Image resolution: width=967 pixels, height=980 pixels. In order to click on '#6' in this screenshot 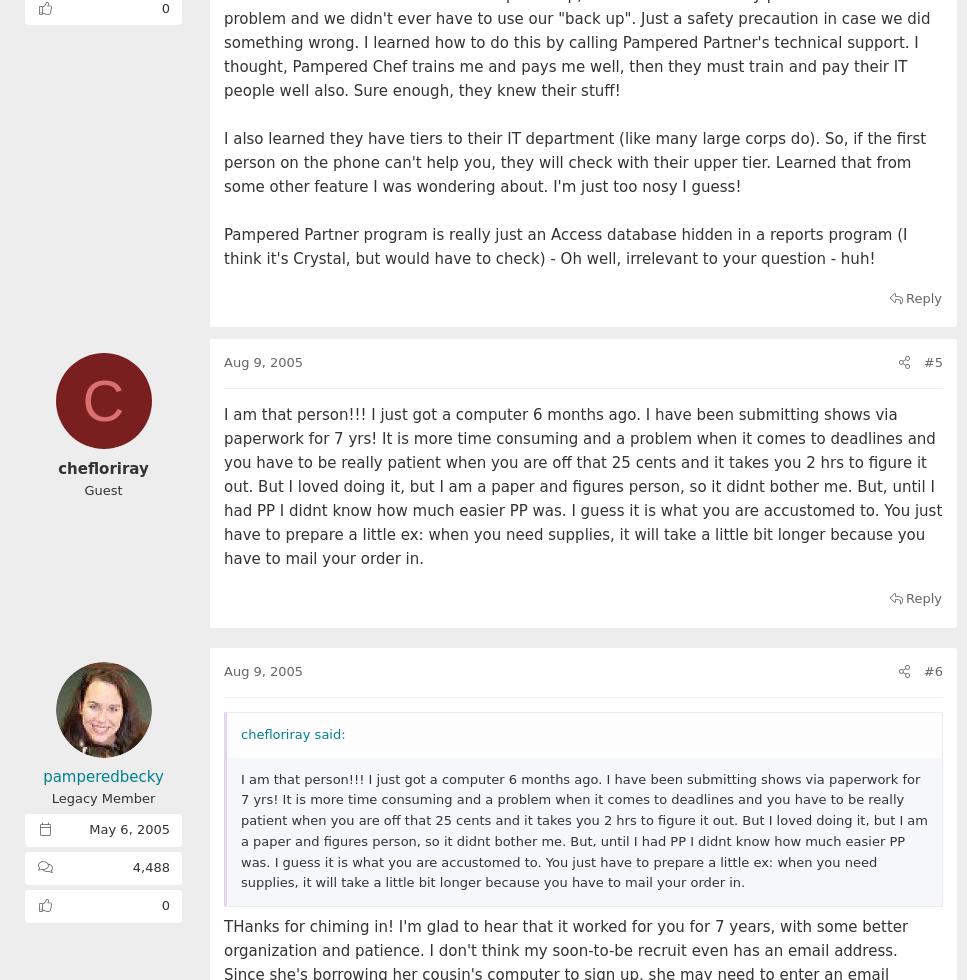, I will do `click(923, 670)`.